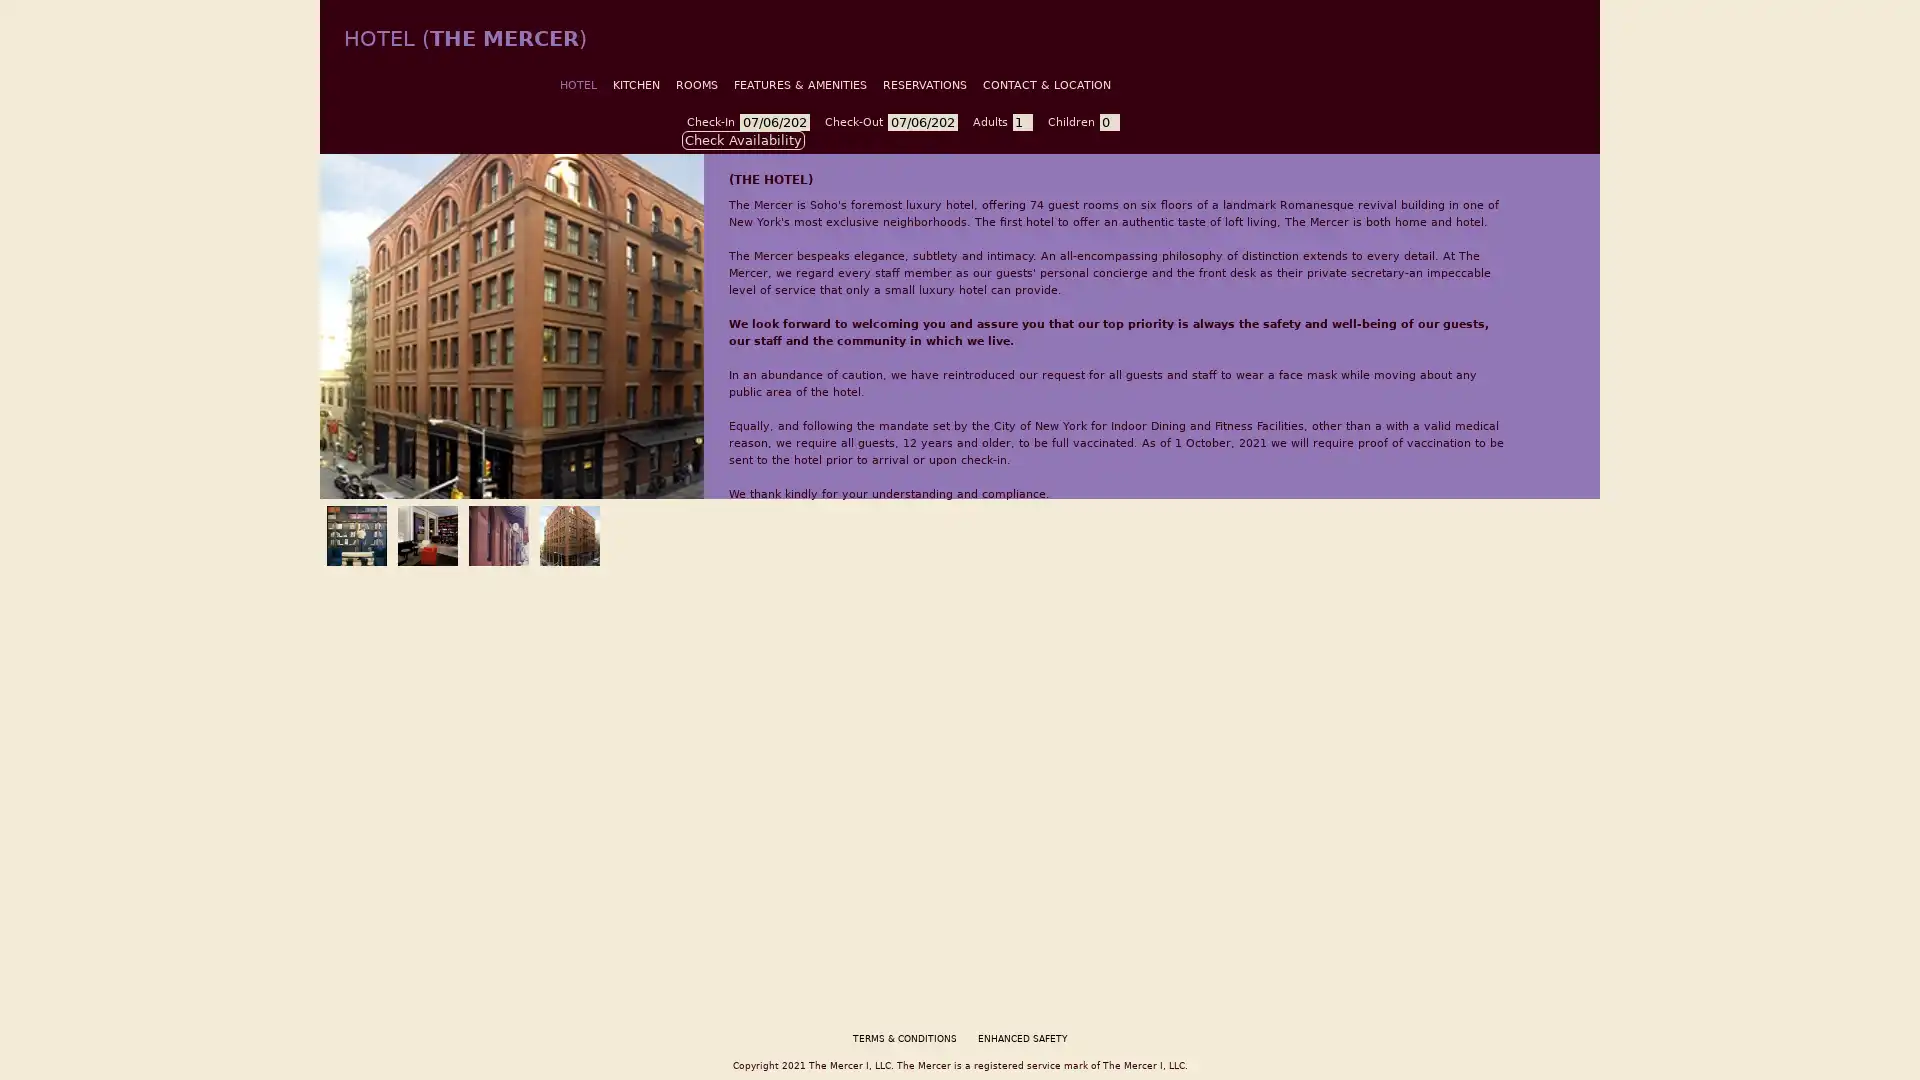 The width and height of the screenshot is (1920, 1080). What do you see at coordinates (423, 531) in the screenshot?
I see `Hotel lobby` at bounding box center [423, 531].